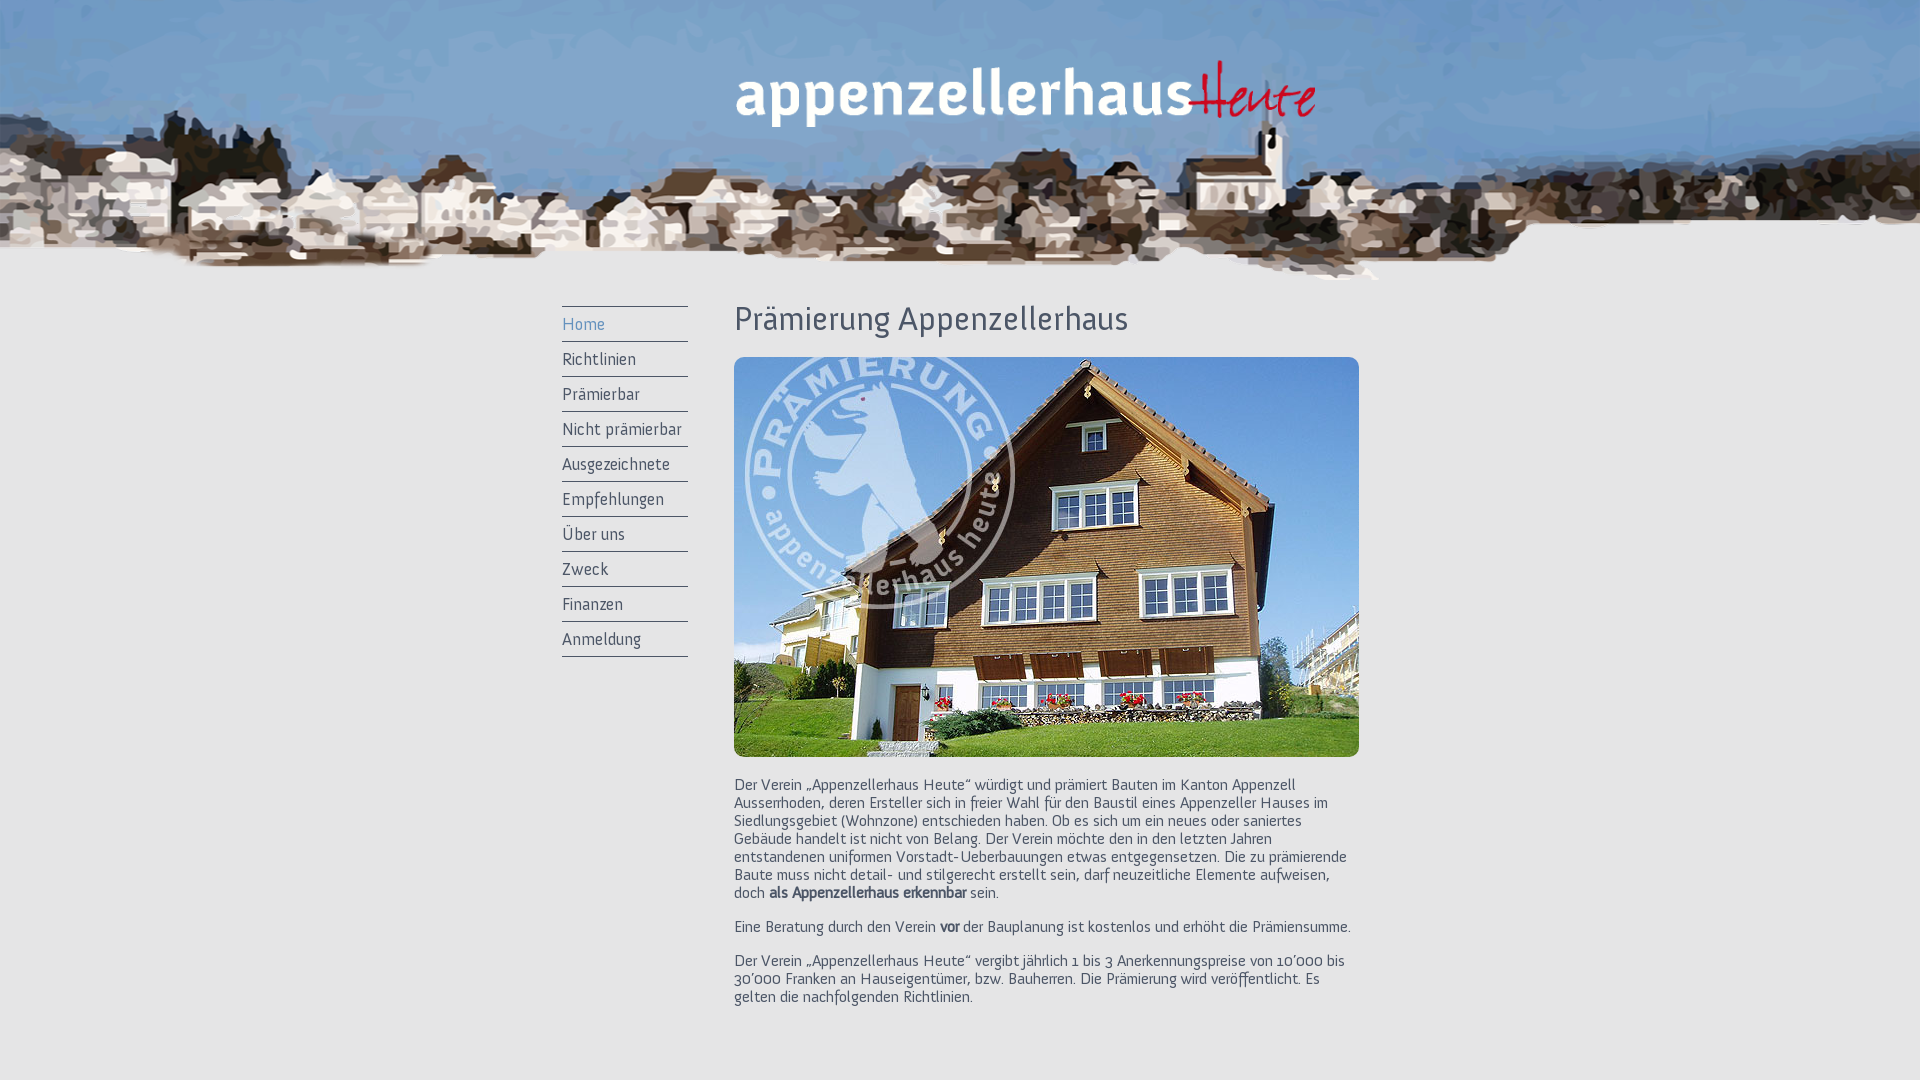  What do you see at coordinates (623, 463) in the screenshot?
I see `'Ausgezeichnete'` at bounding box center [623, 463].